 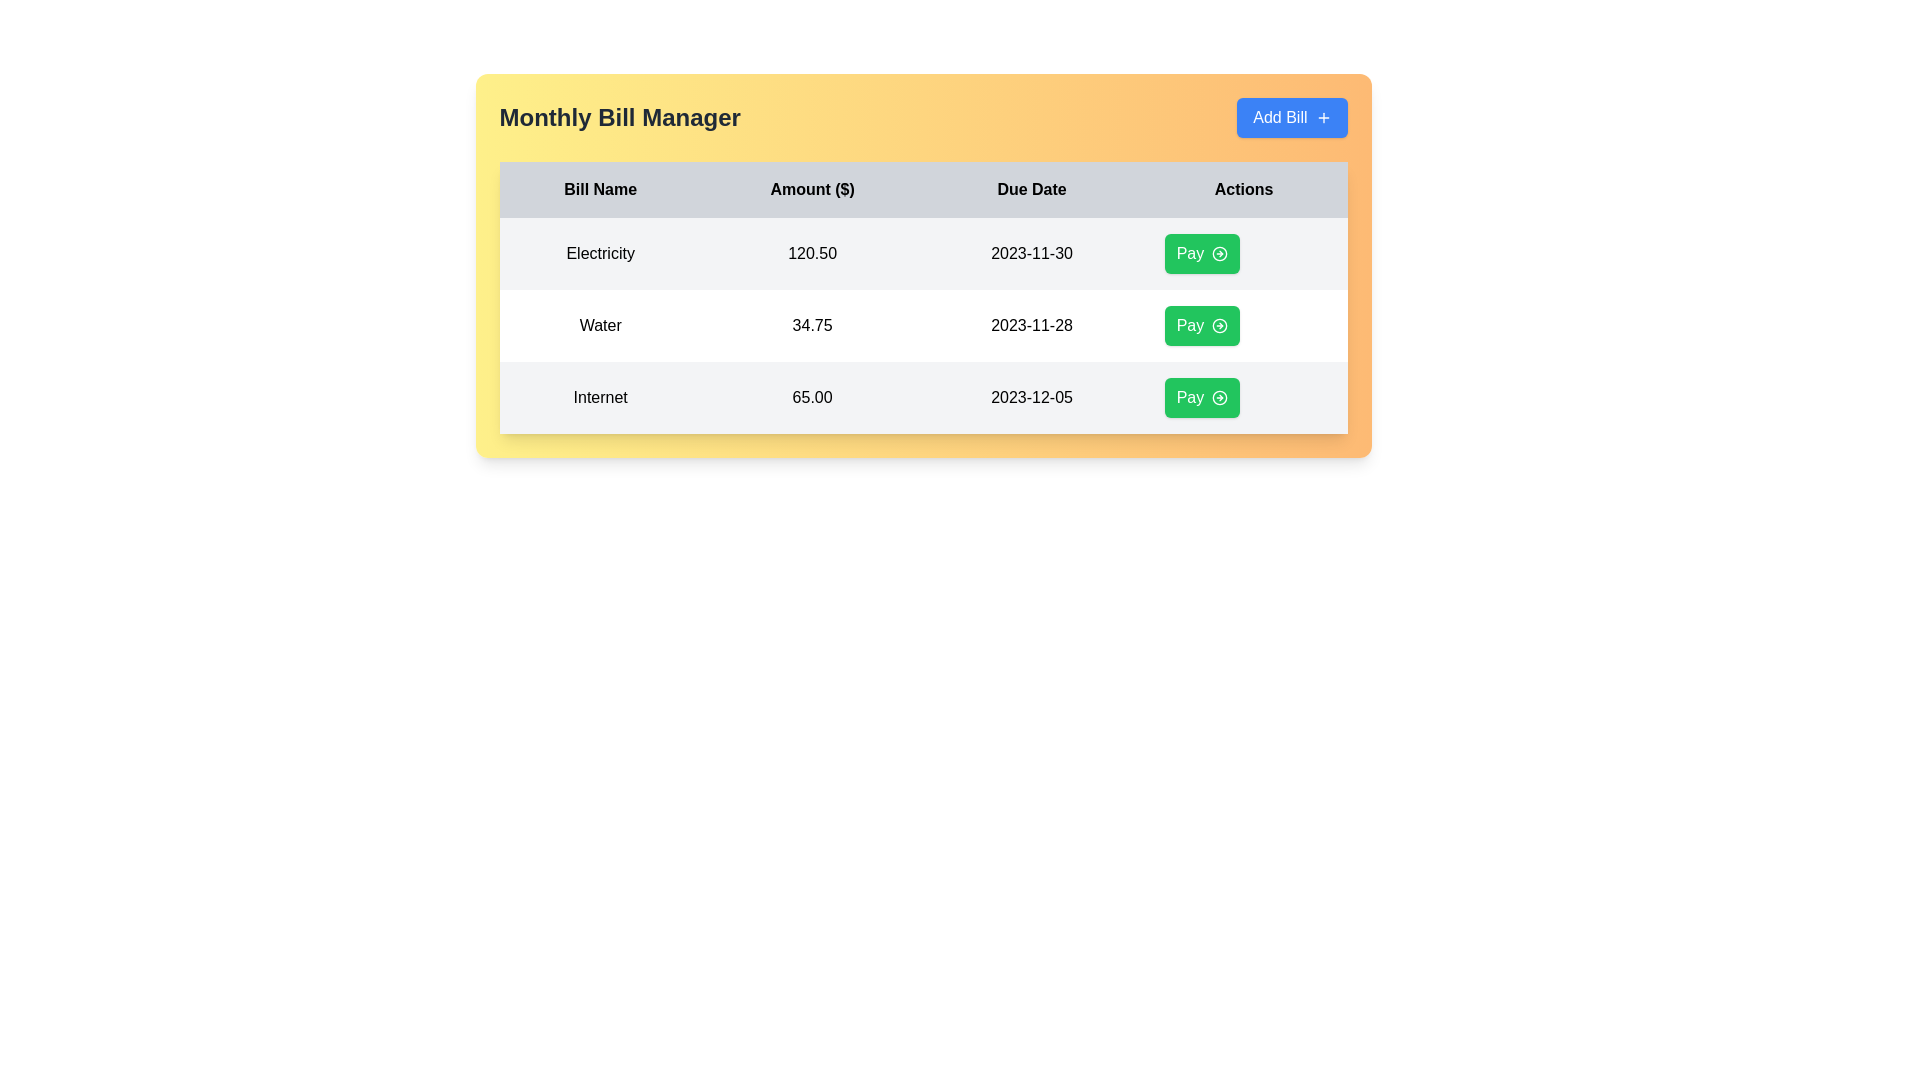 What do you see at coordinates (1219, 325) in the screenshot?
I see `the payment icon within the 'Pay' button in the 'Water' bill entry` at bounding box center [1219, 325].